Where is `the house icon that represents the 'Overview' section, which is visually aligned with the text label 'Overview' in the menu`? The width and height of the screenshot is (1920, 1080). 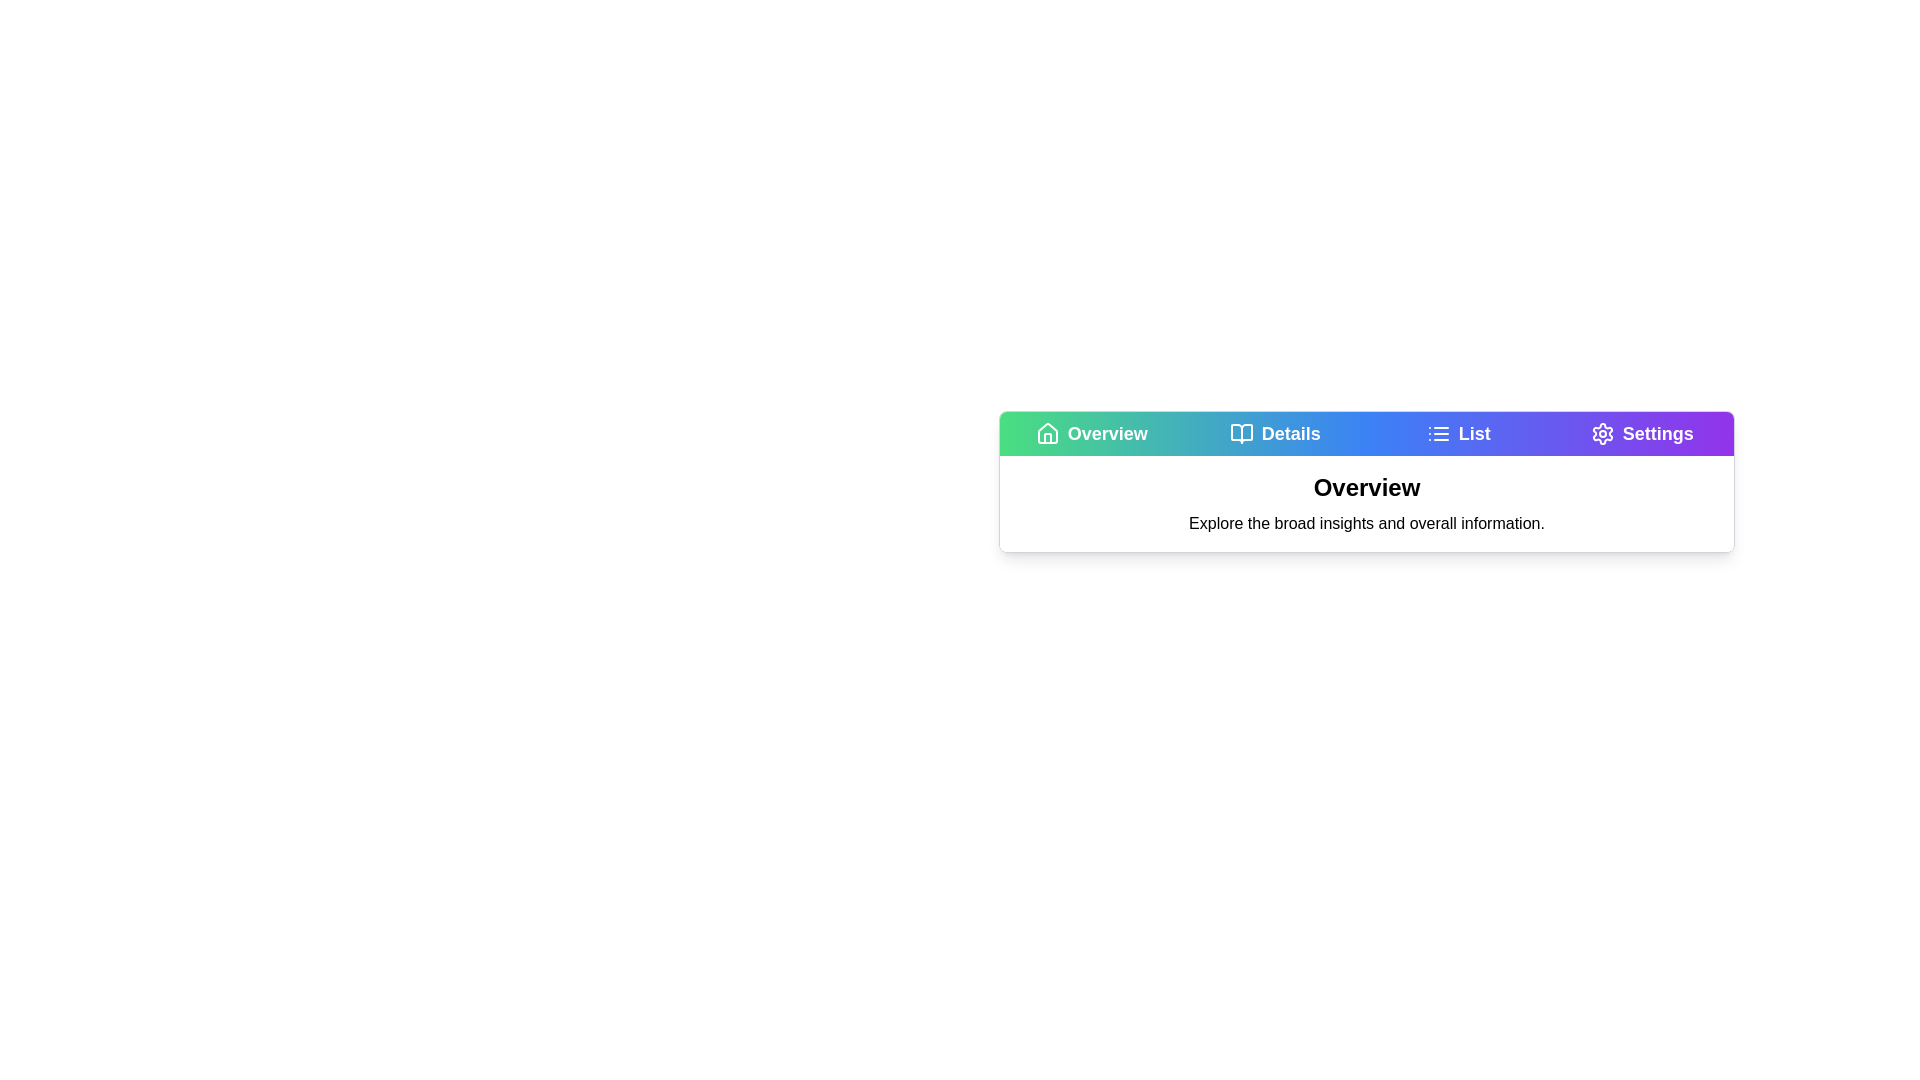 the house icon that represents the 'Overview' section, which is visually aligned with the text label 'Overview' in the menu is located at coordinates (1046, 433).